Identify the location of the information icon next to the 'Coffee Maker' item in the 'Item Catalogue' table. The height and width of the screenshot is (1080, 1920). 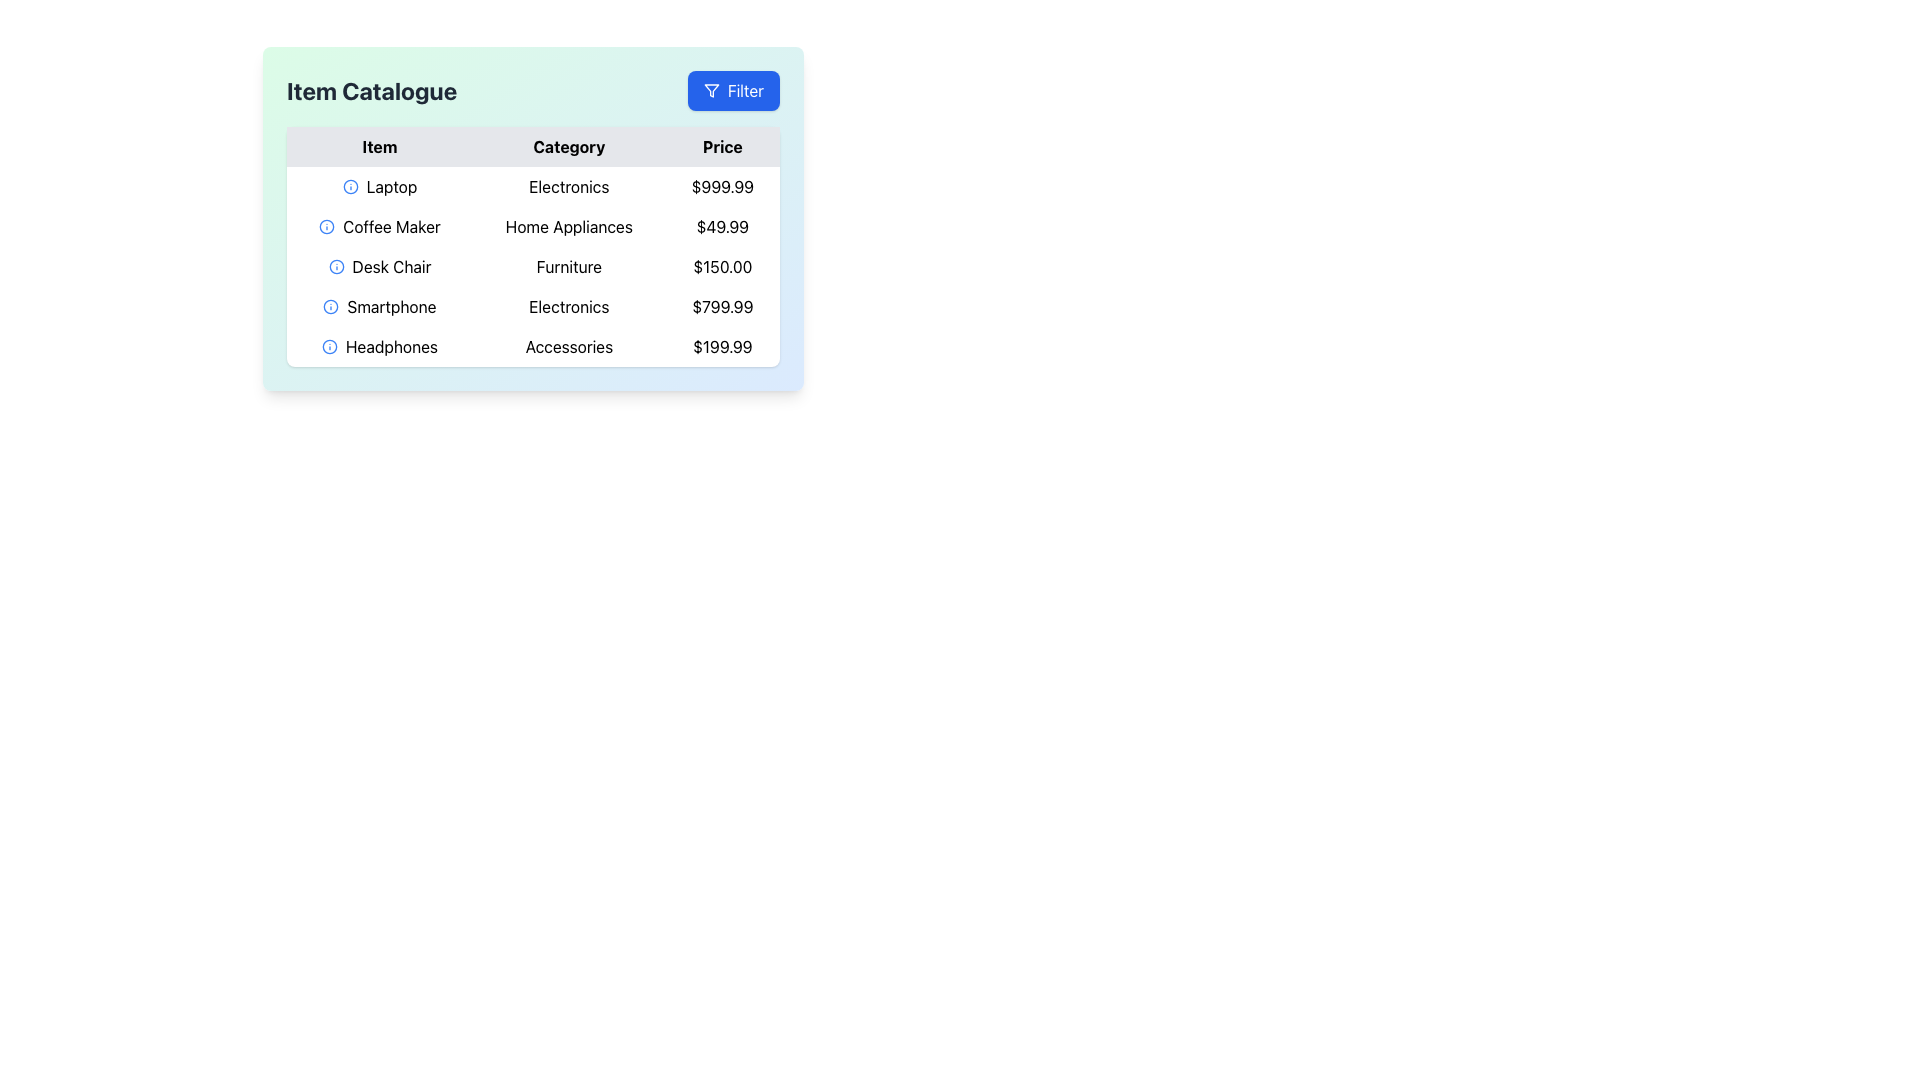
(327, 226).